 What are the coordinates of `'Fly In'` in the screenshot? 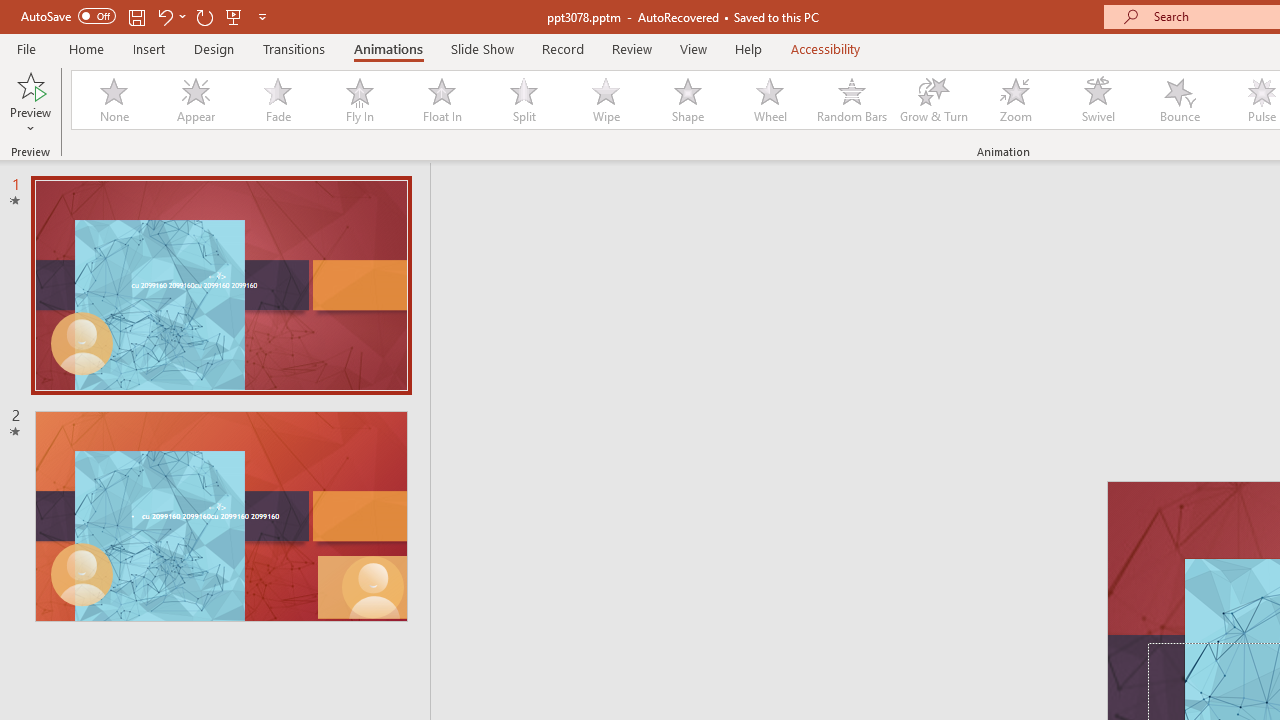 It's located at (359, 100).